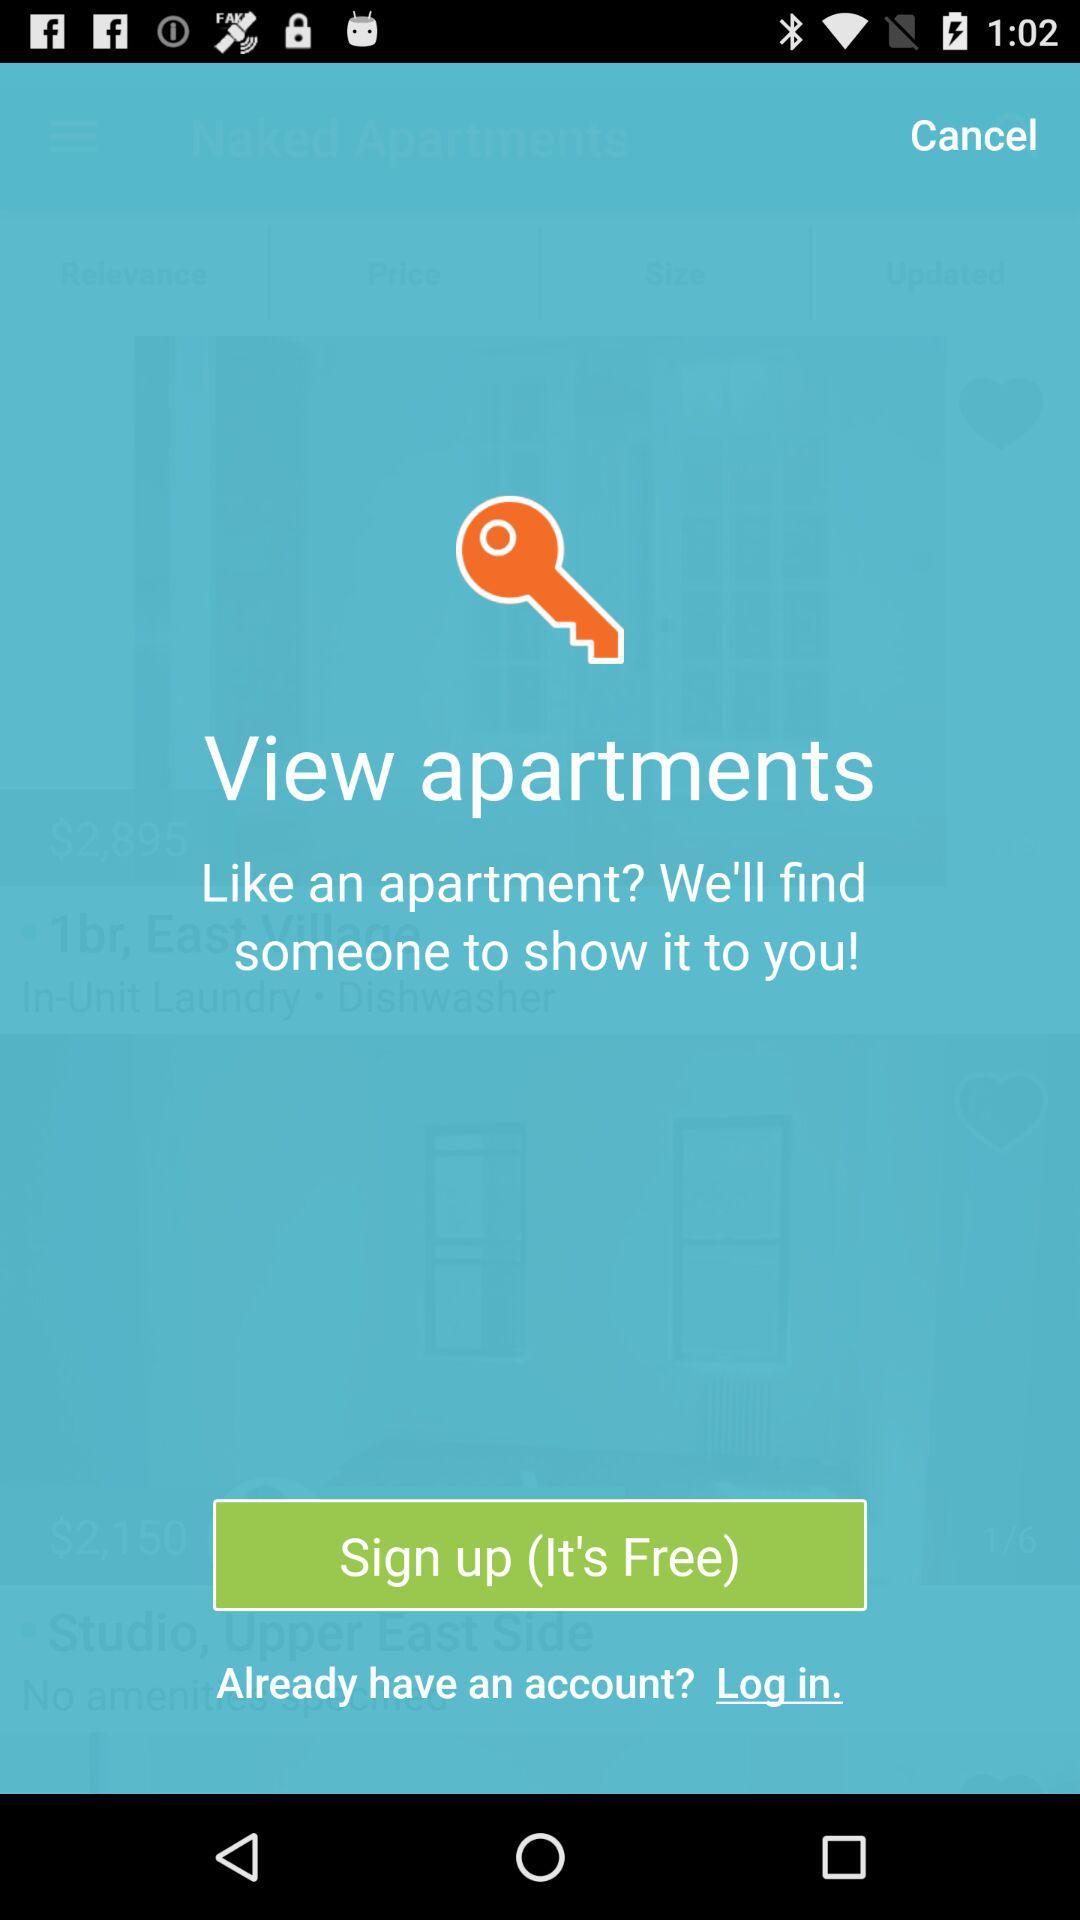  Describe the element at coordinates (540, 1554) in the screenshot. I see `icon above log in. icon` at that location.